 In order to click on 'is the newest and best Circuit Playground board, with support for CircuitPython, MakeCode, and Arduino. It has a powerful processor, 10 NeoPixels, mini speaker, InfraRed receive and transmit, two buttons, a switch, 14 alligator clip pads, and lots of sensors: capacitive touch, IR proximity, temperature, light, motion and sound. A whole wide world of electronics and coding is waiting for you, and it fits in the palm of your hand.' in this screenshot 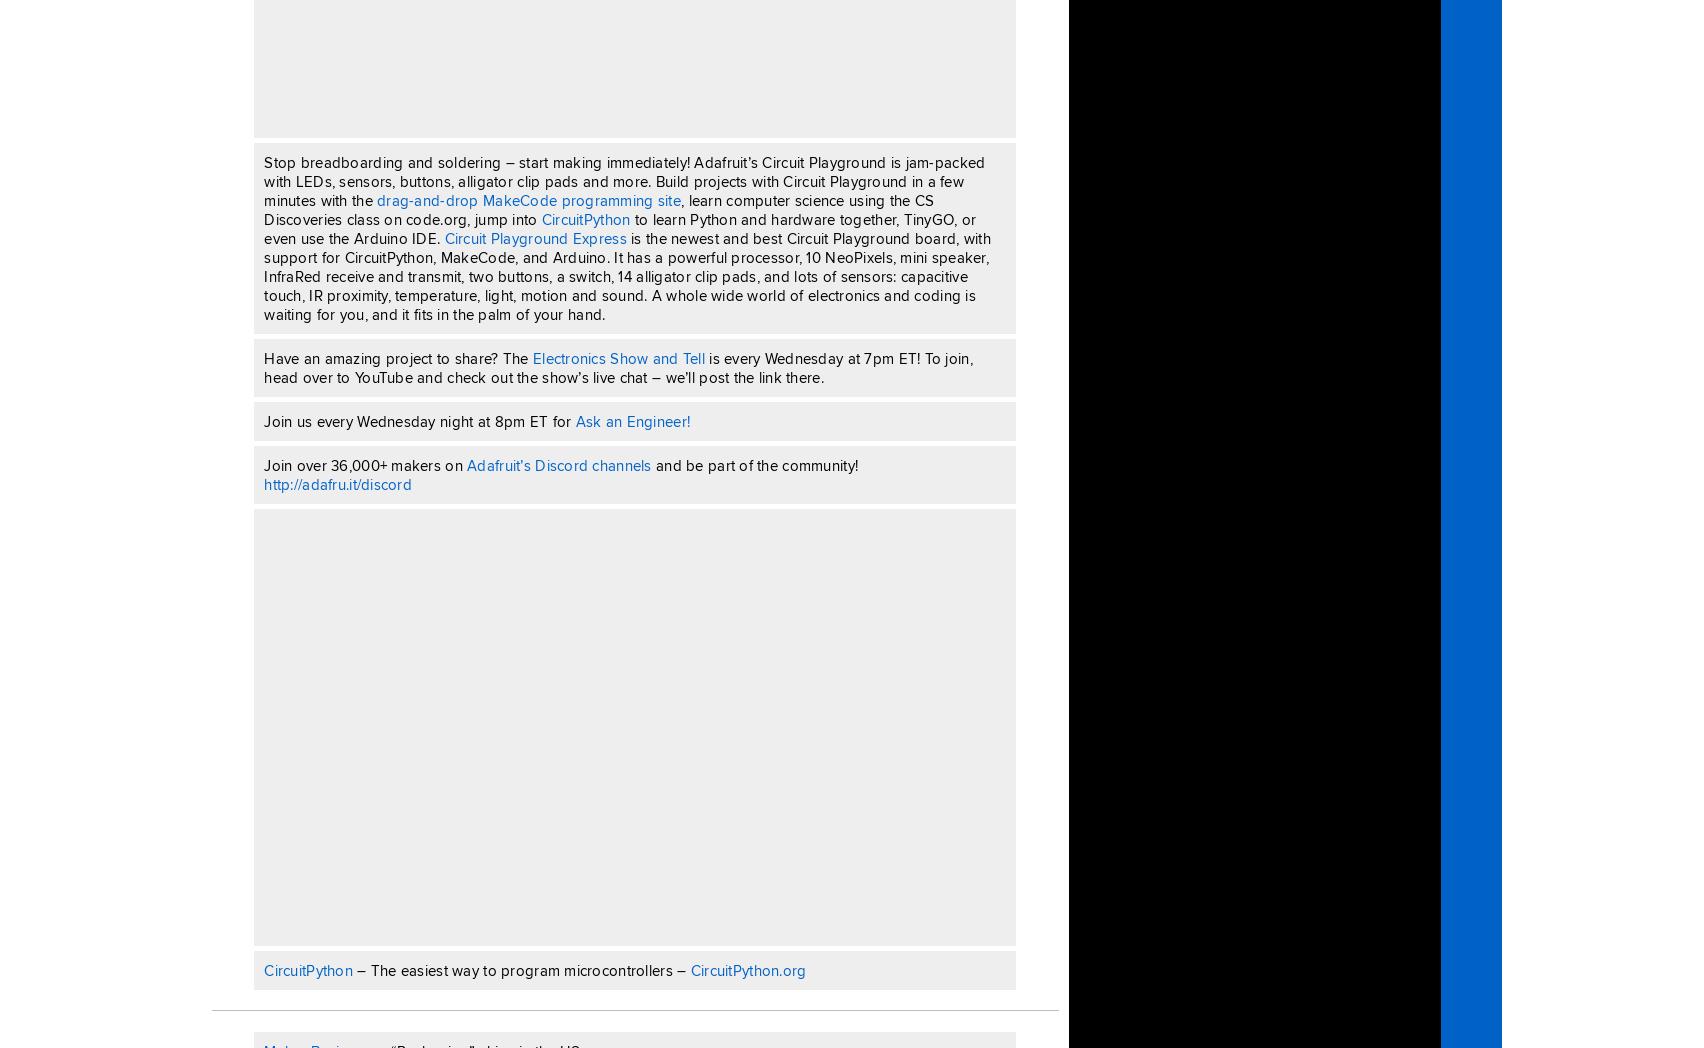, I will do `click(627, 274)`.